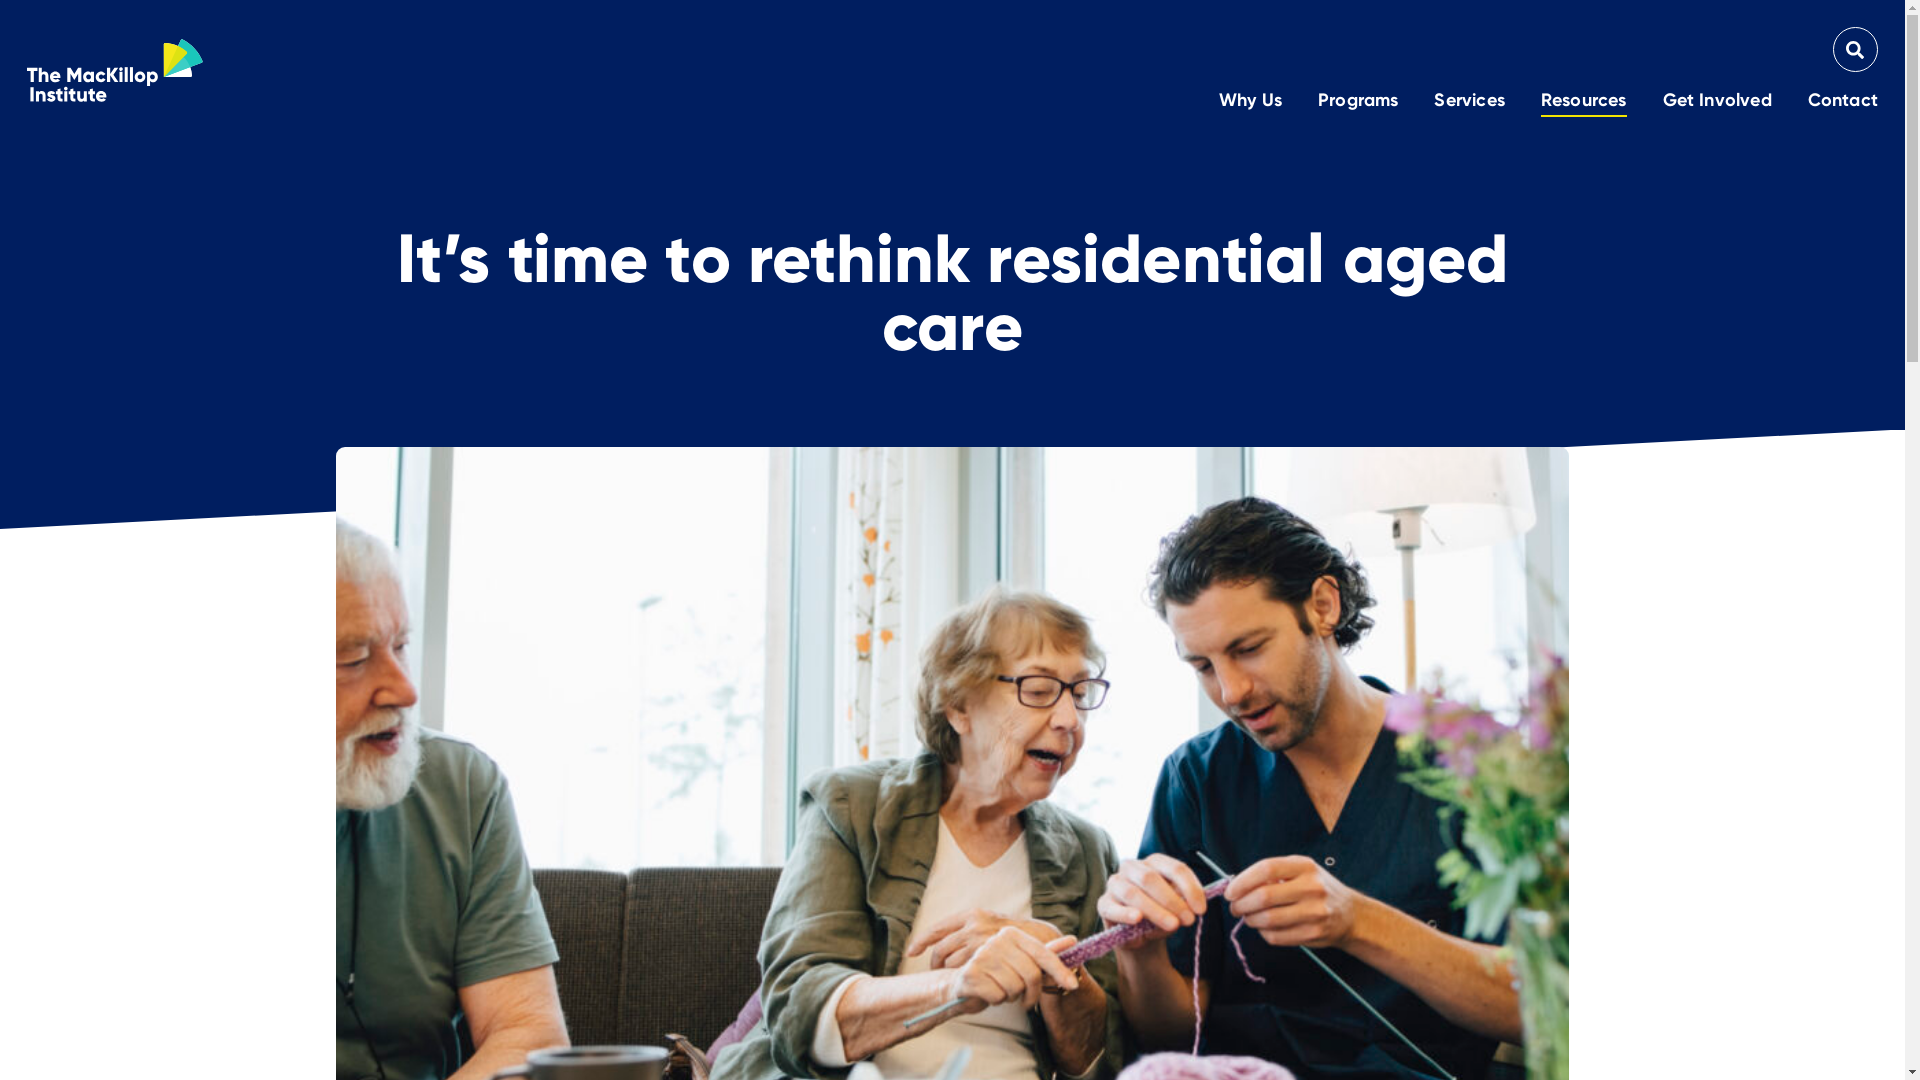 This screenshot has width=1920, height=1080. I want to click on 'Why Us', so click(1249, 101).